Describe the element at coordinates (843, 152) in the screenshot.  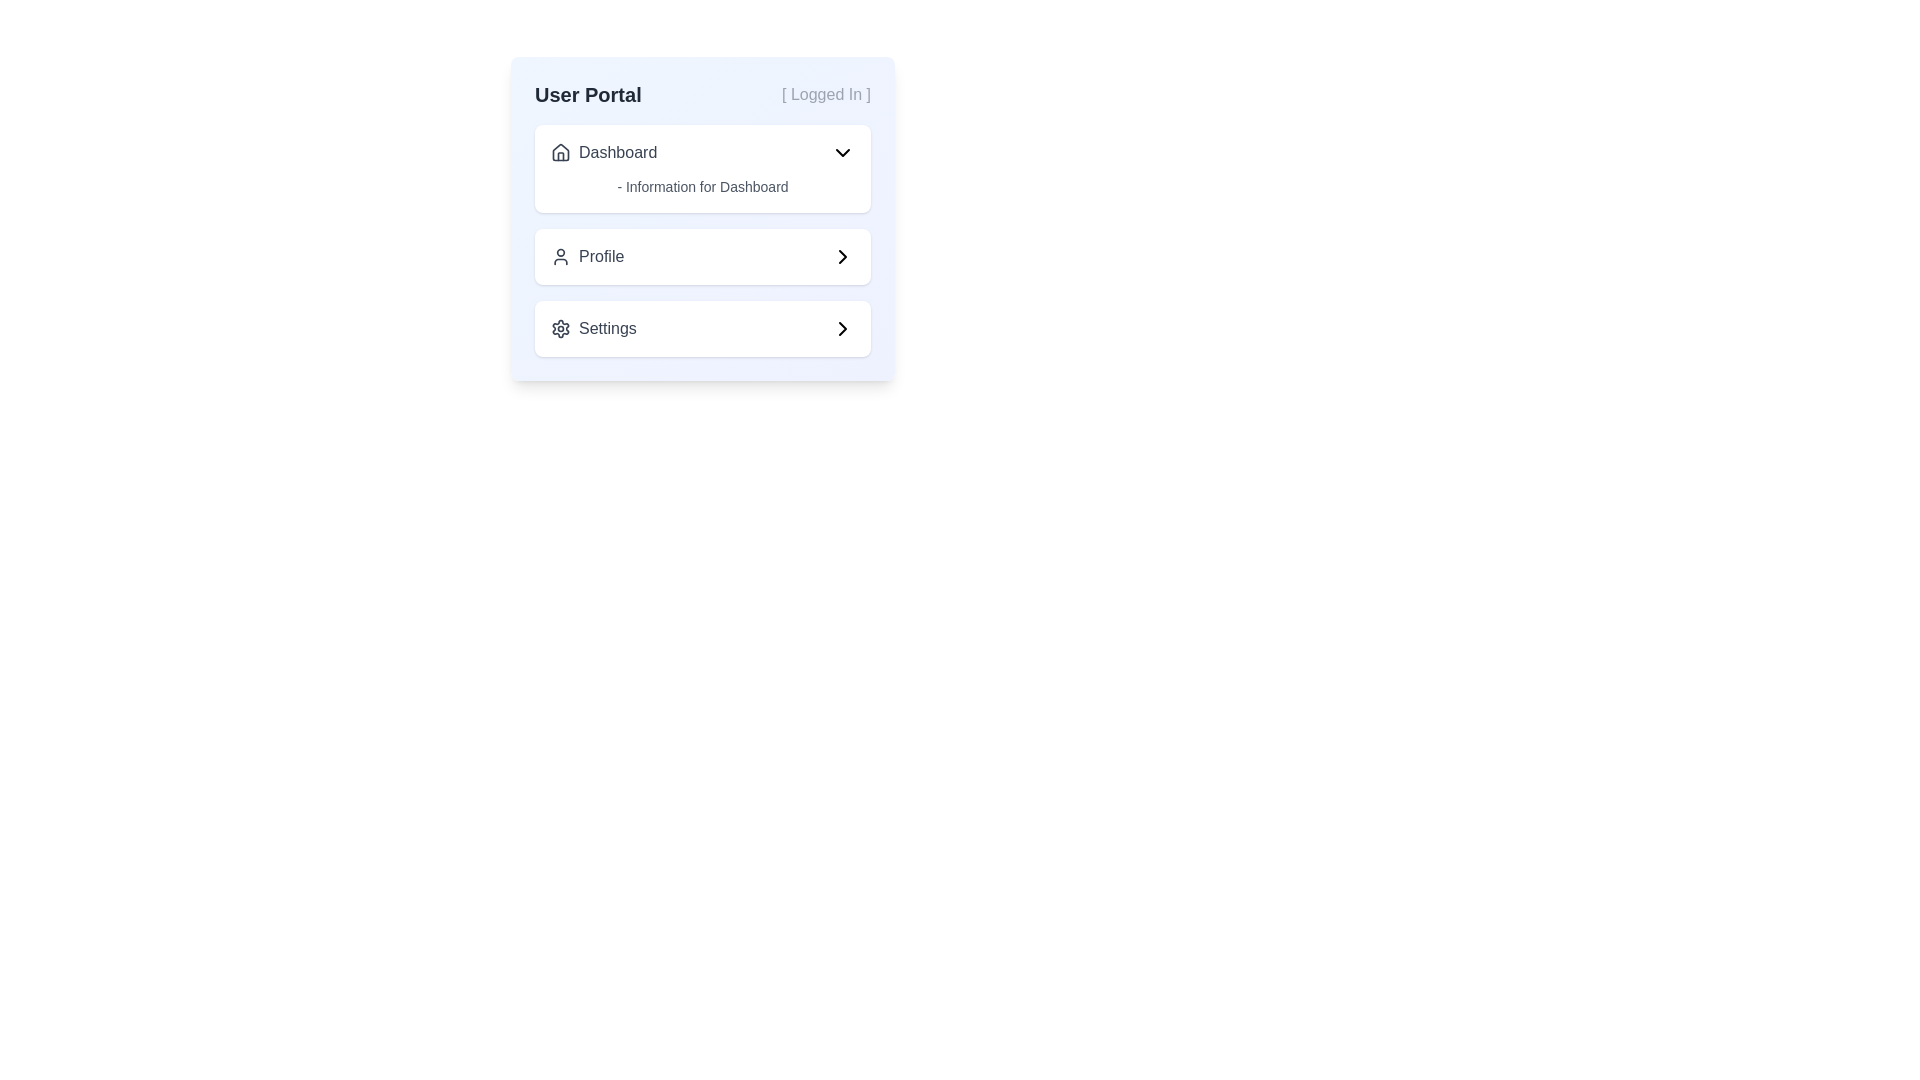
I see `the chevron icon (down arrow) located to the right of the 'Dashboard' text` at that location.